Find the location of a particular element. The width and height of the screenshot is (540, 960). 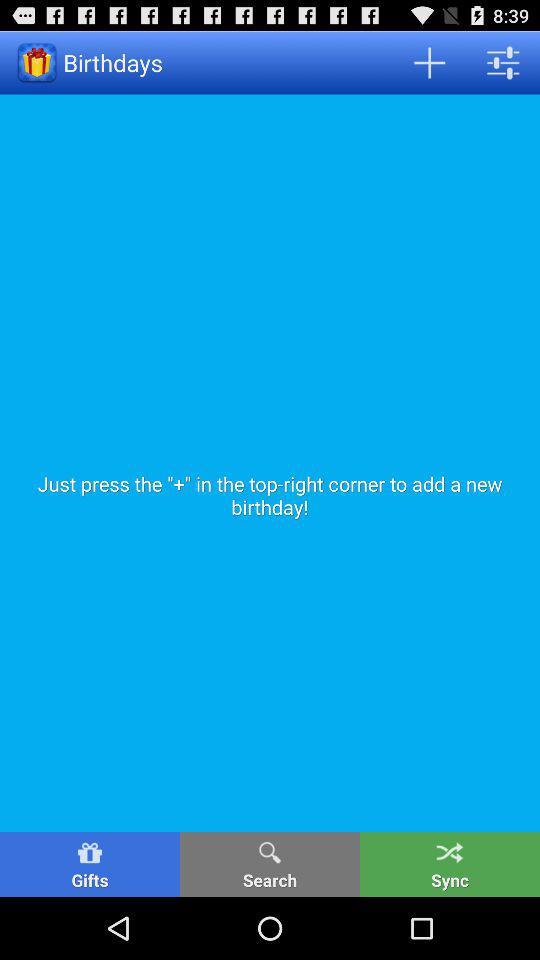

the app above just press the icon is located at coordinates (502, 62).